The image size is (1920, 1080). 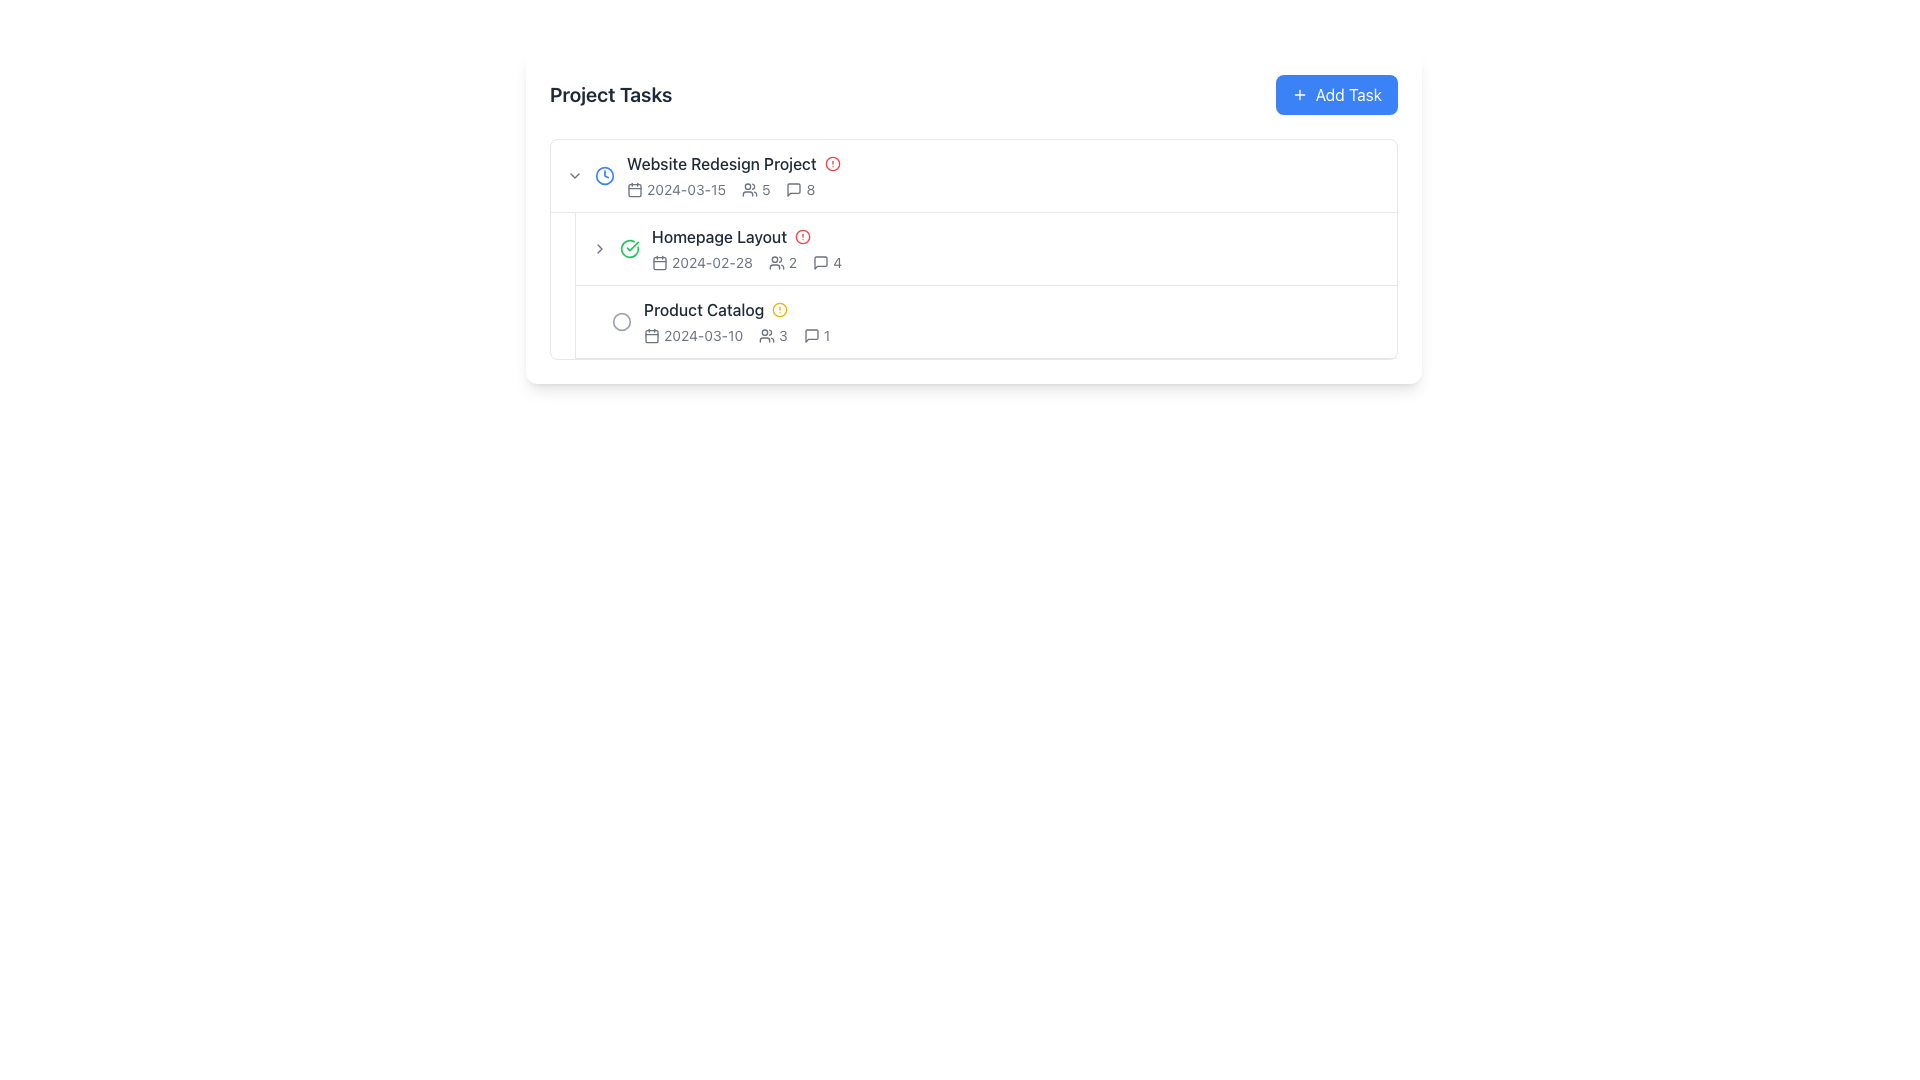 What do you see at coordinates (782, 334) in the screenshot?
I see `the numerical indicator text associated with the 'Homepage Layout' task row` at bounding box center [782, 334].